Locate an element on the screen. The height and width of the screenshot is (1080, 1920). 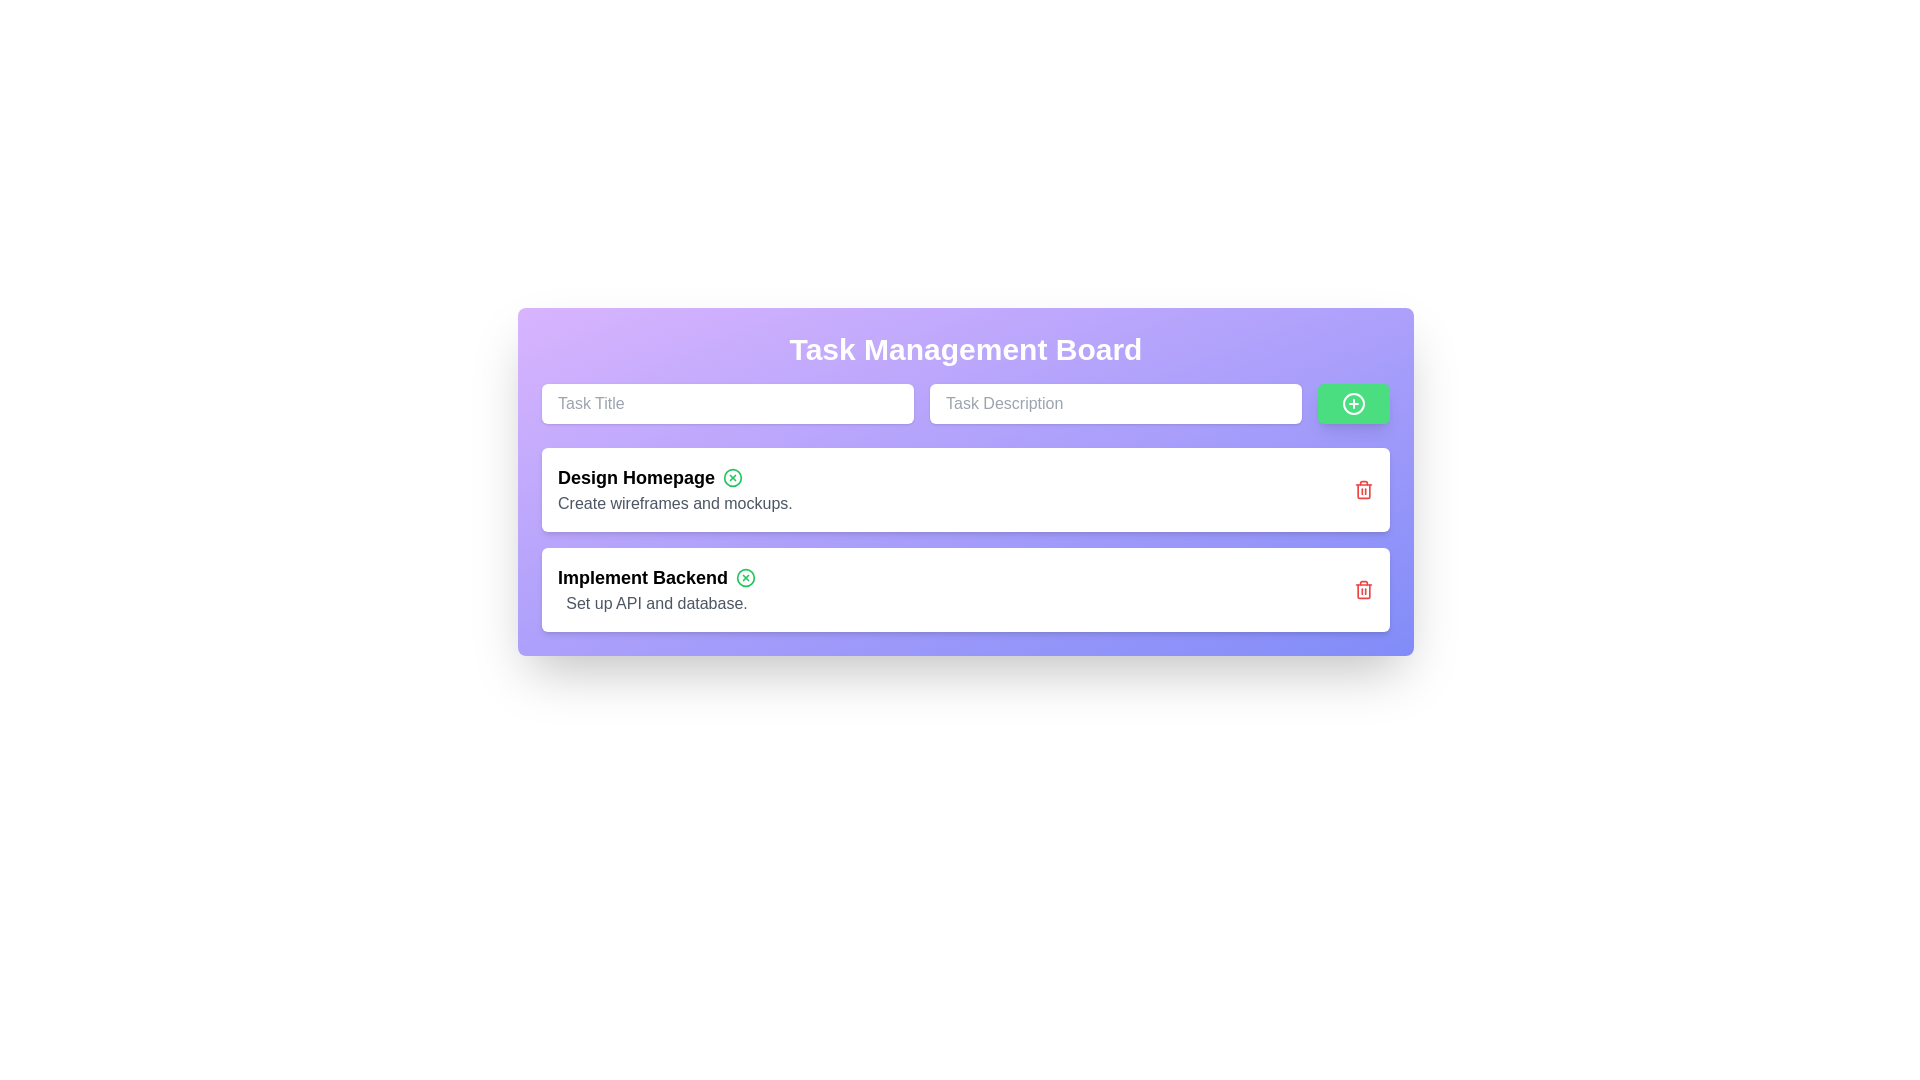
the textual label displaying 'Create wireframes and mockups.' located under the 'Design Homepage' section is located at coordinates (675, 503).